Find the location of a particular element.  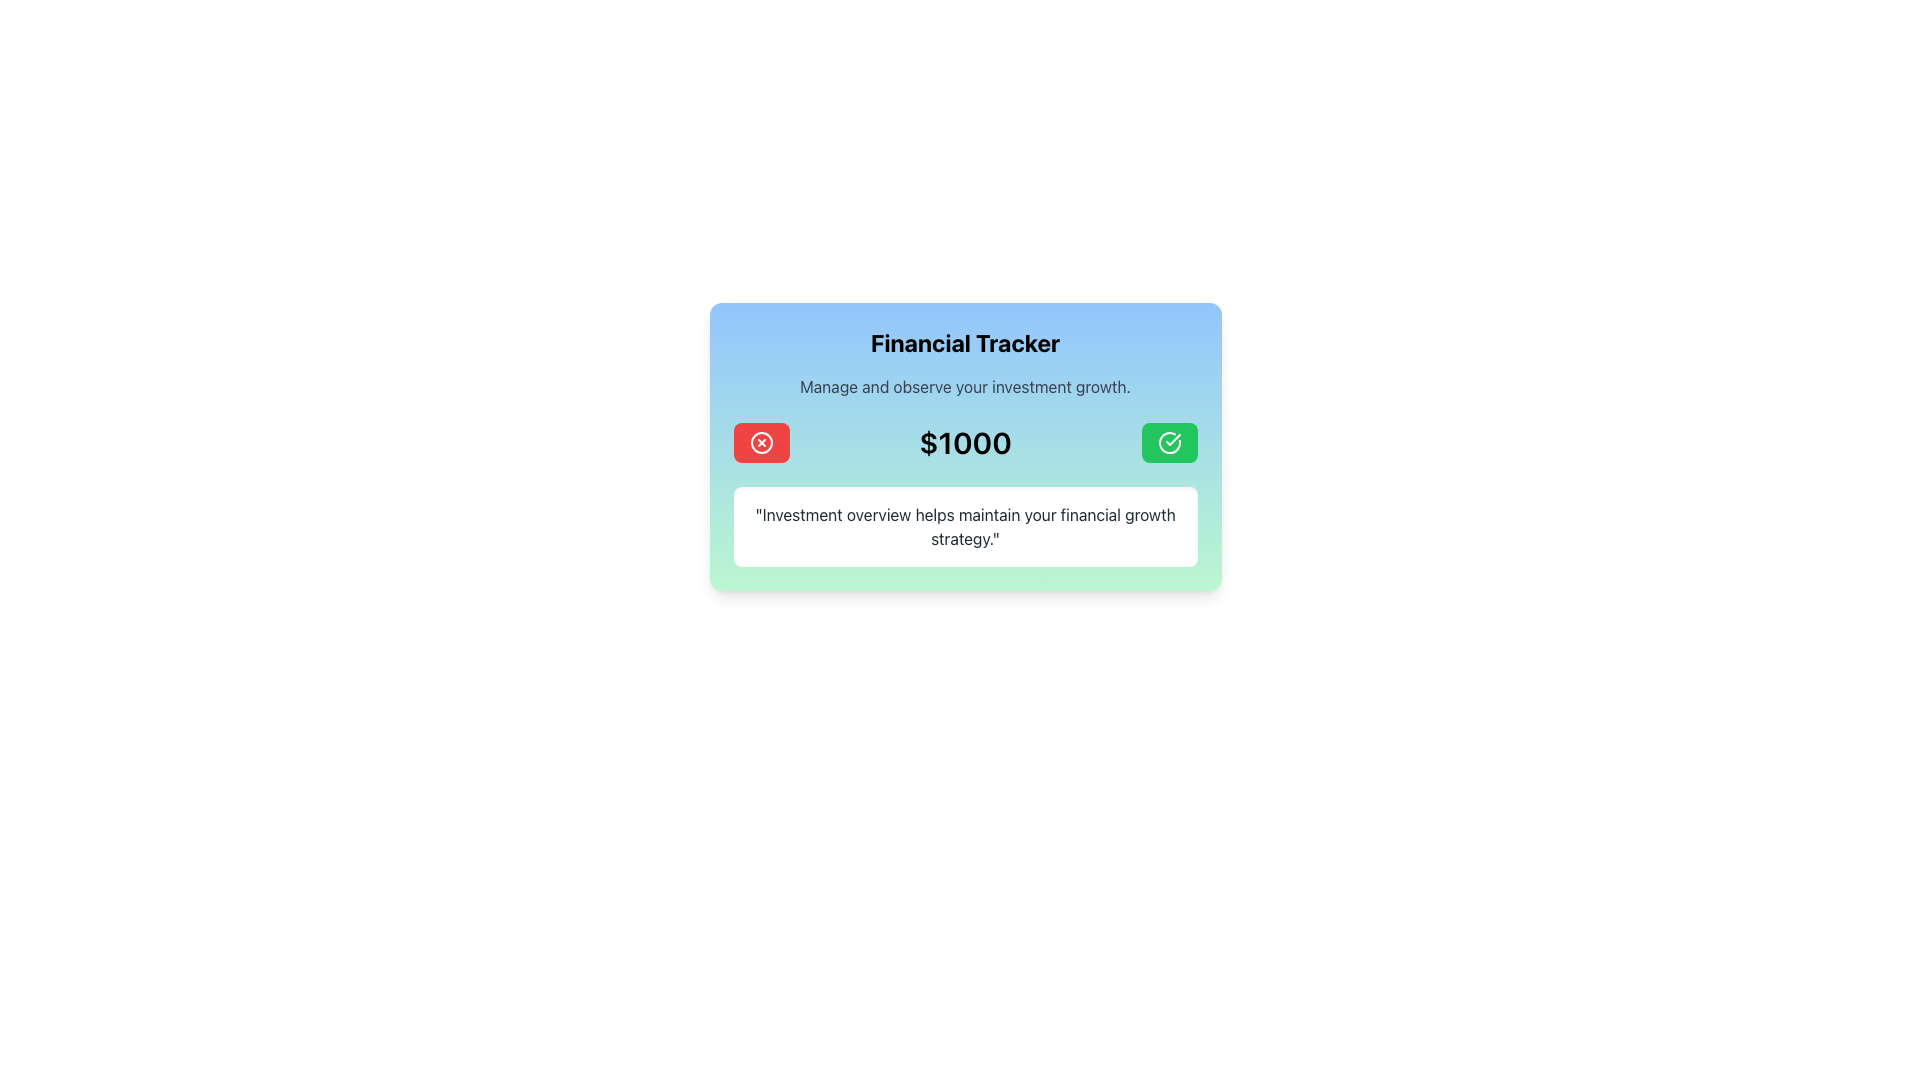

the text element displaying the numerical value '$1000', which is styled with a large bold font and centrally positioned within its colored card, below the title 'Manage and observe your investment growth.' and above the descriptive text 'Investment overview helps maintain your financial growth strategy.' is located at coordinates (965, 442).